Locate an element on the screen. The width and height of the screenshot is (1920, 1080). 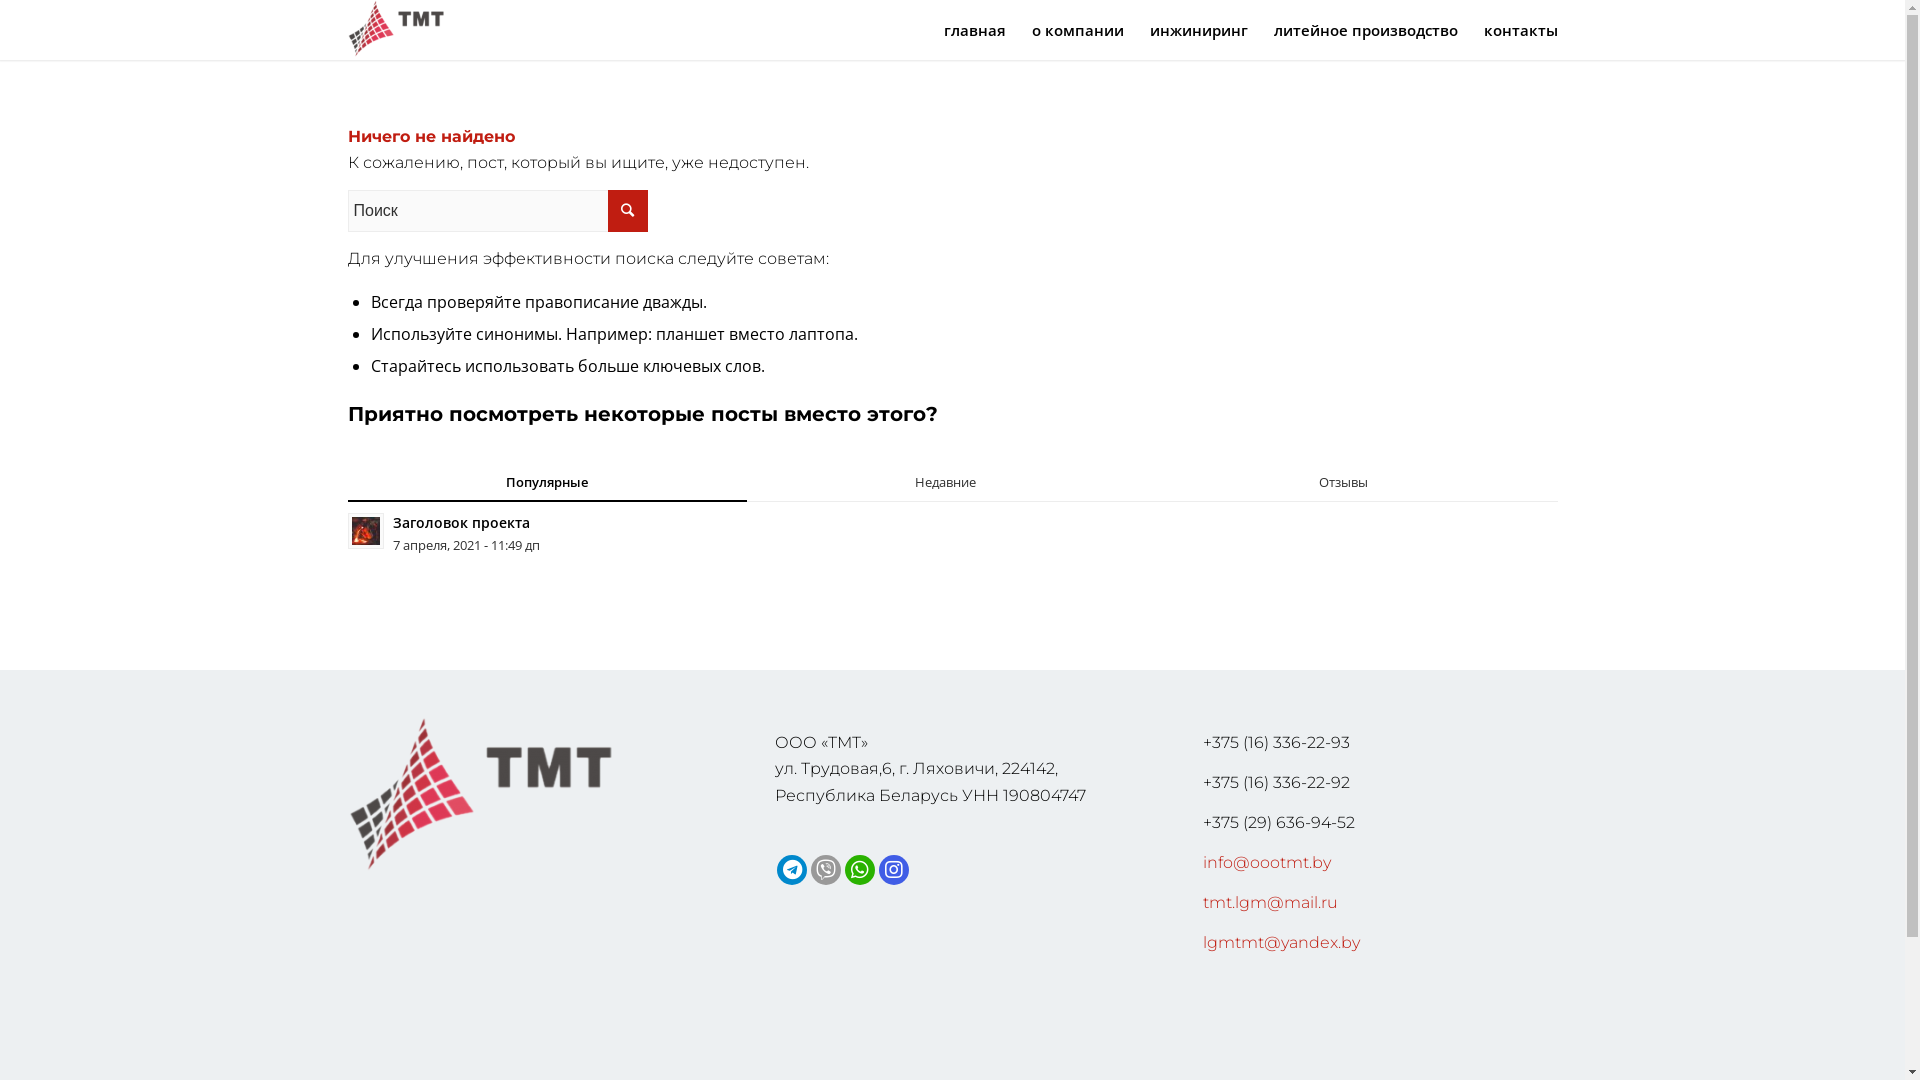
'Instagram' is located at coordinates (892, 869).